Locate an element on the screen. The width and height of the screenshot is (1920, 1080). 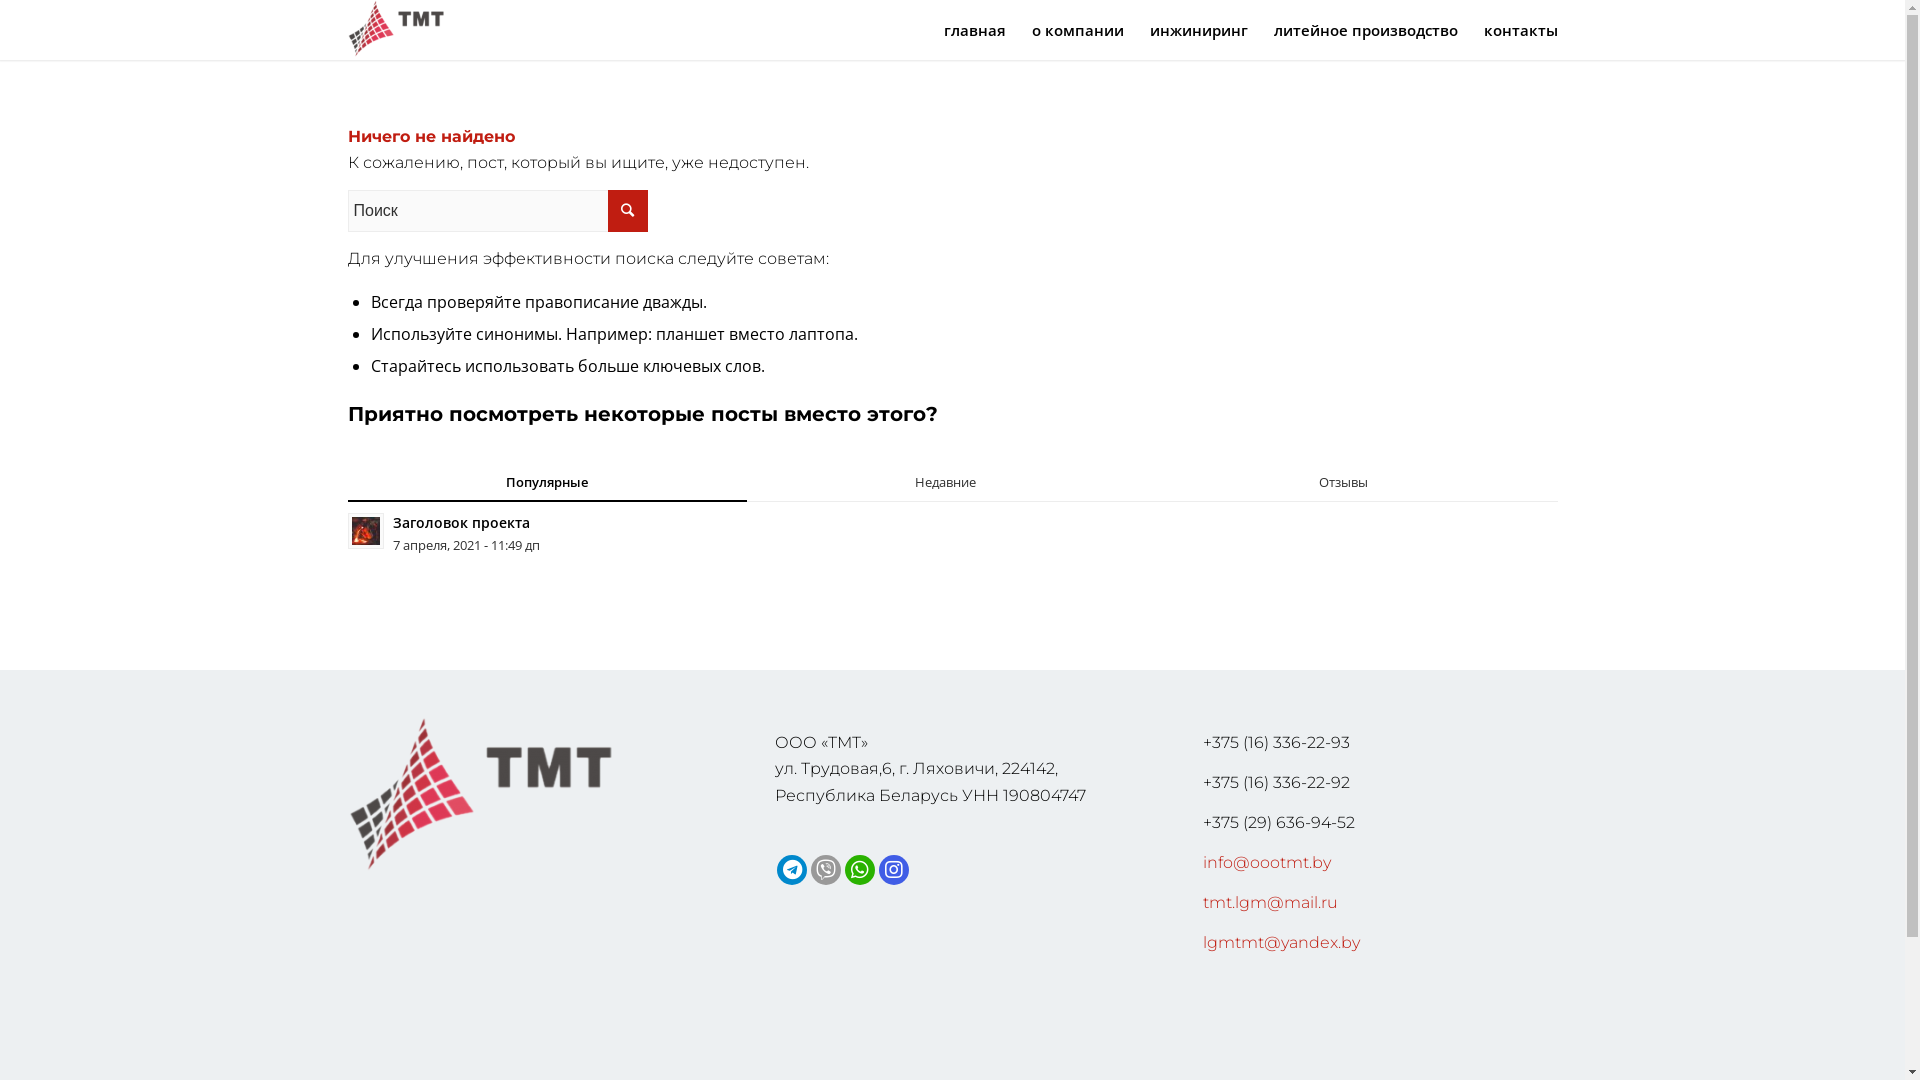
'Instagram' is located at coordinates (892, 869).